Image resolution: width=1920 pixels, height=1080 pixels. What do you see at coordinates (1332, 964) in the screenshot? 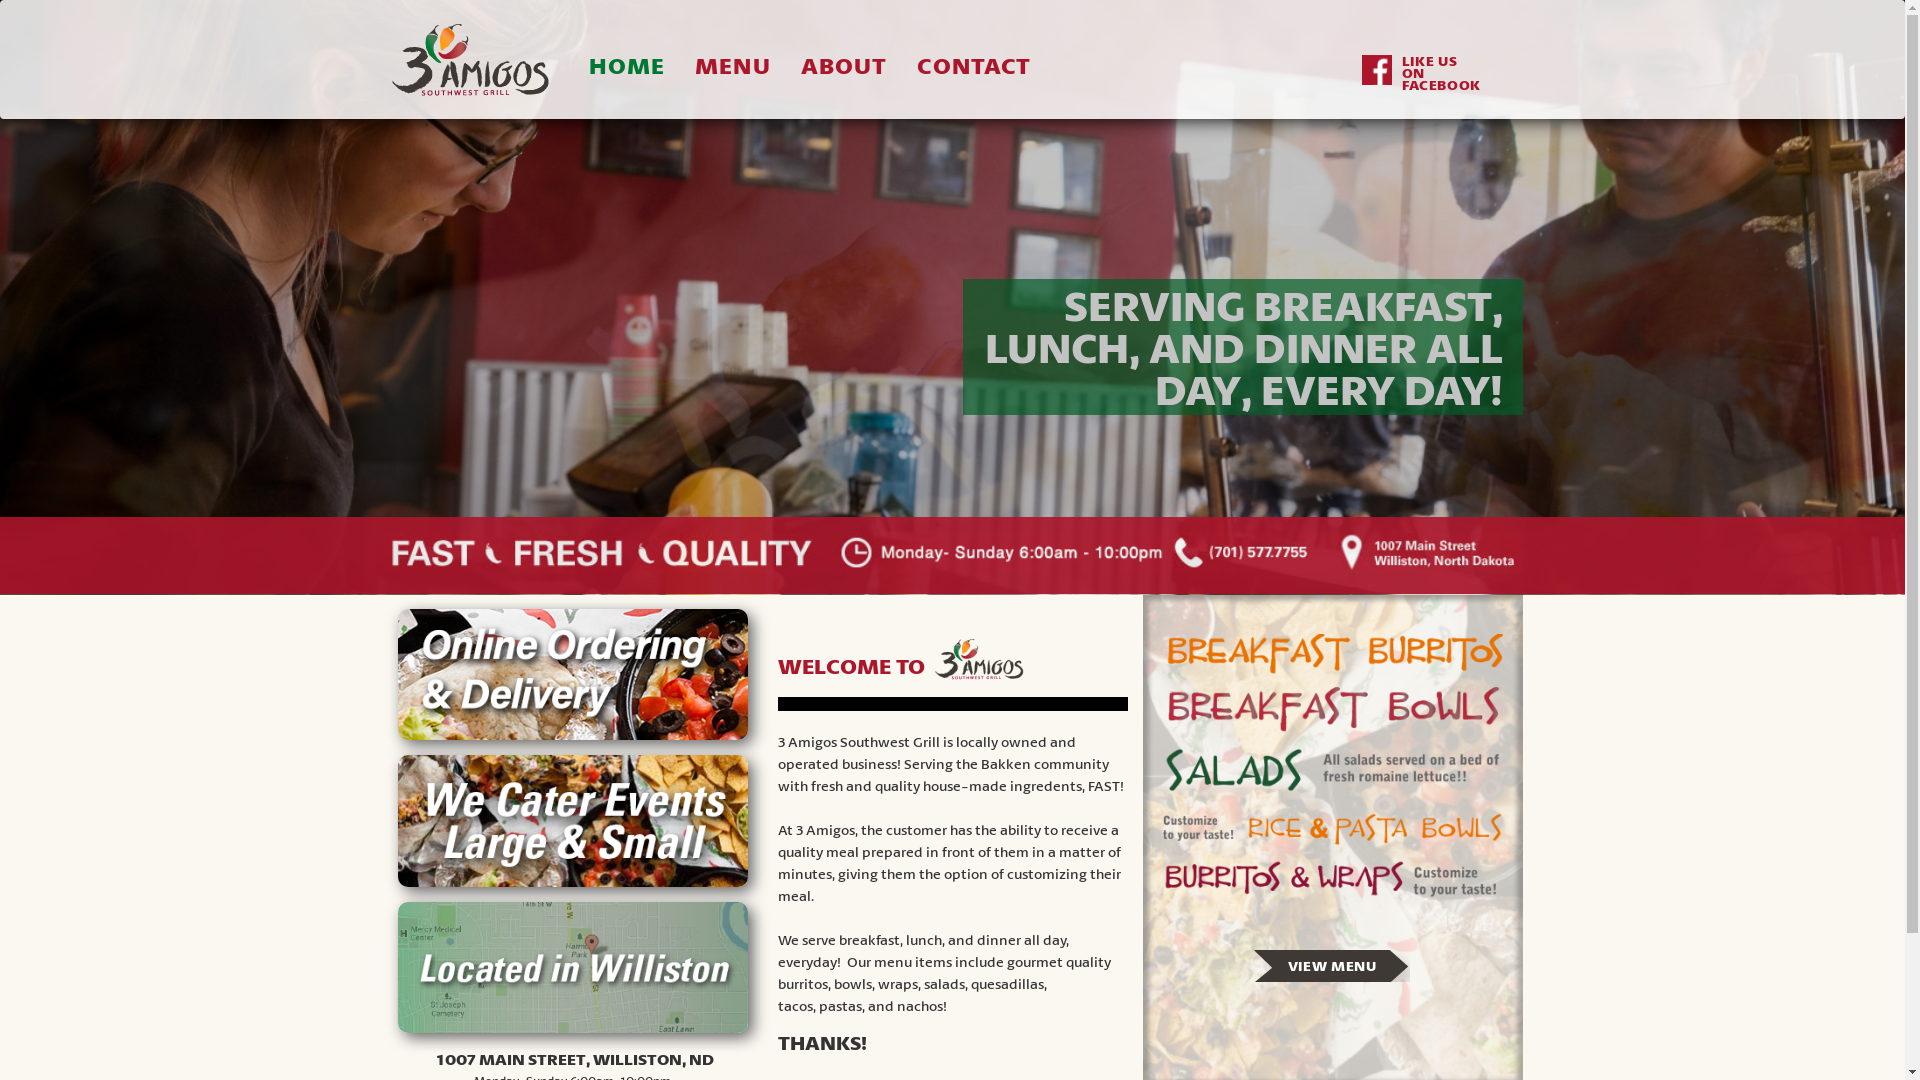
I see `'VIEW MENU'` at bounding box center [1332, 964].